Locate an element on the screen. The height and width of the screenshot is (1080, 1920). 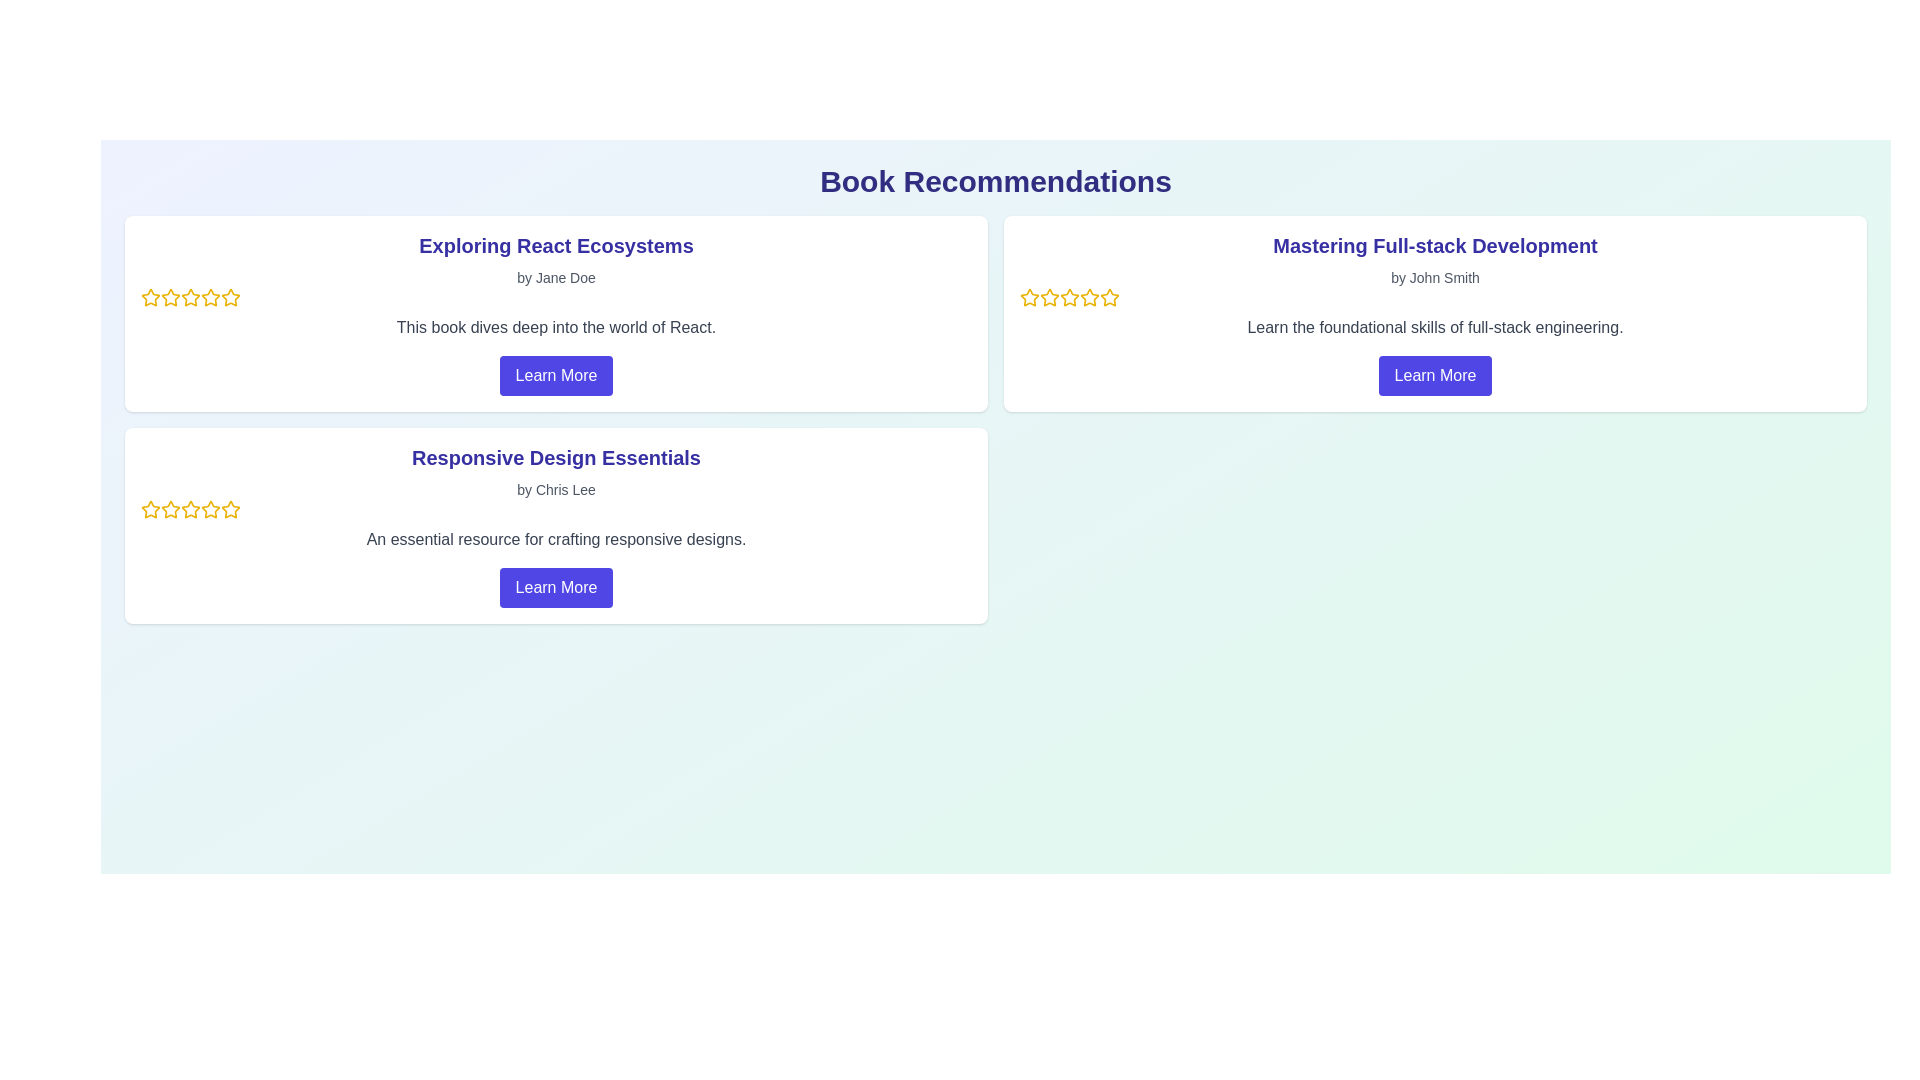
the third star icon in the rating component under the title 'Exploring React Ecosystems' is located at coordinates (171, 297).